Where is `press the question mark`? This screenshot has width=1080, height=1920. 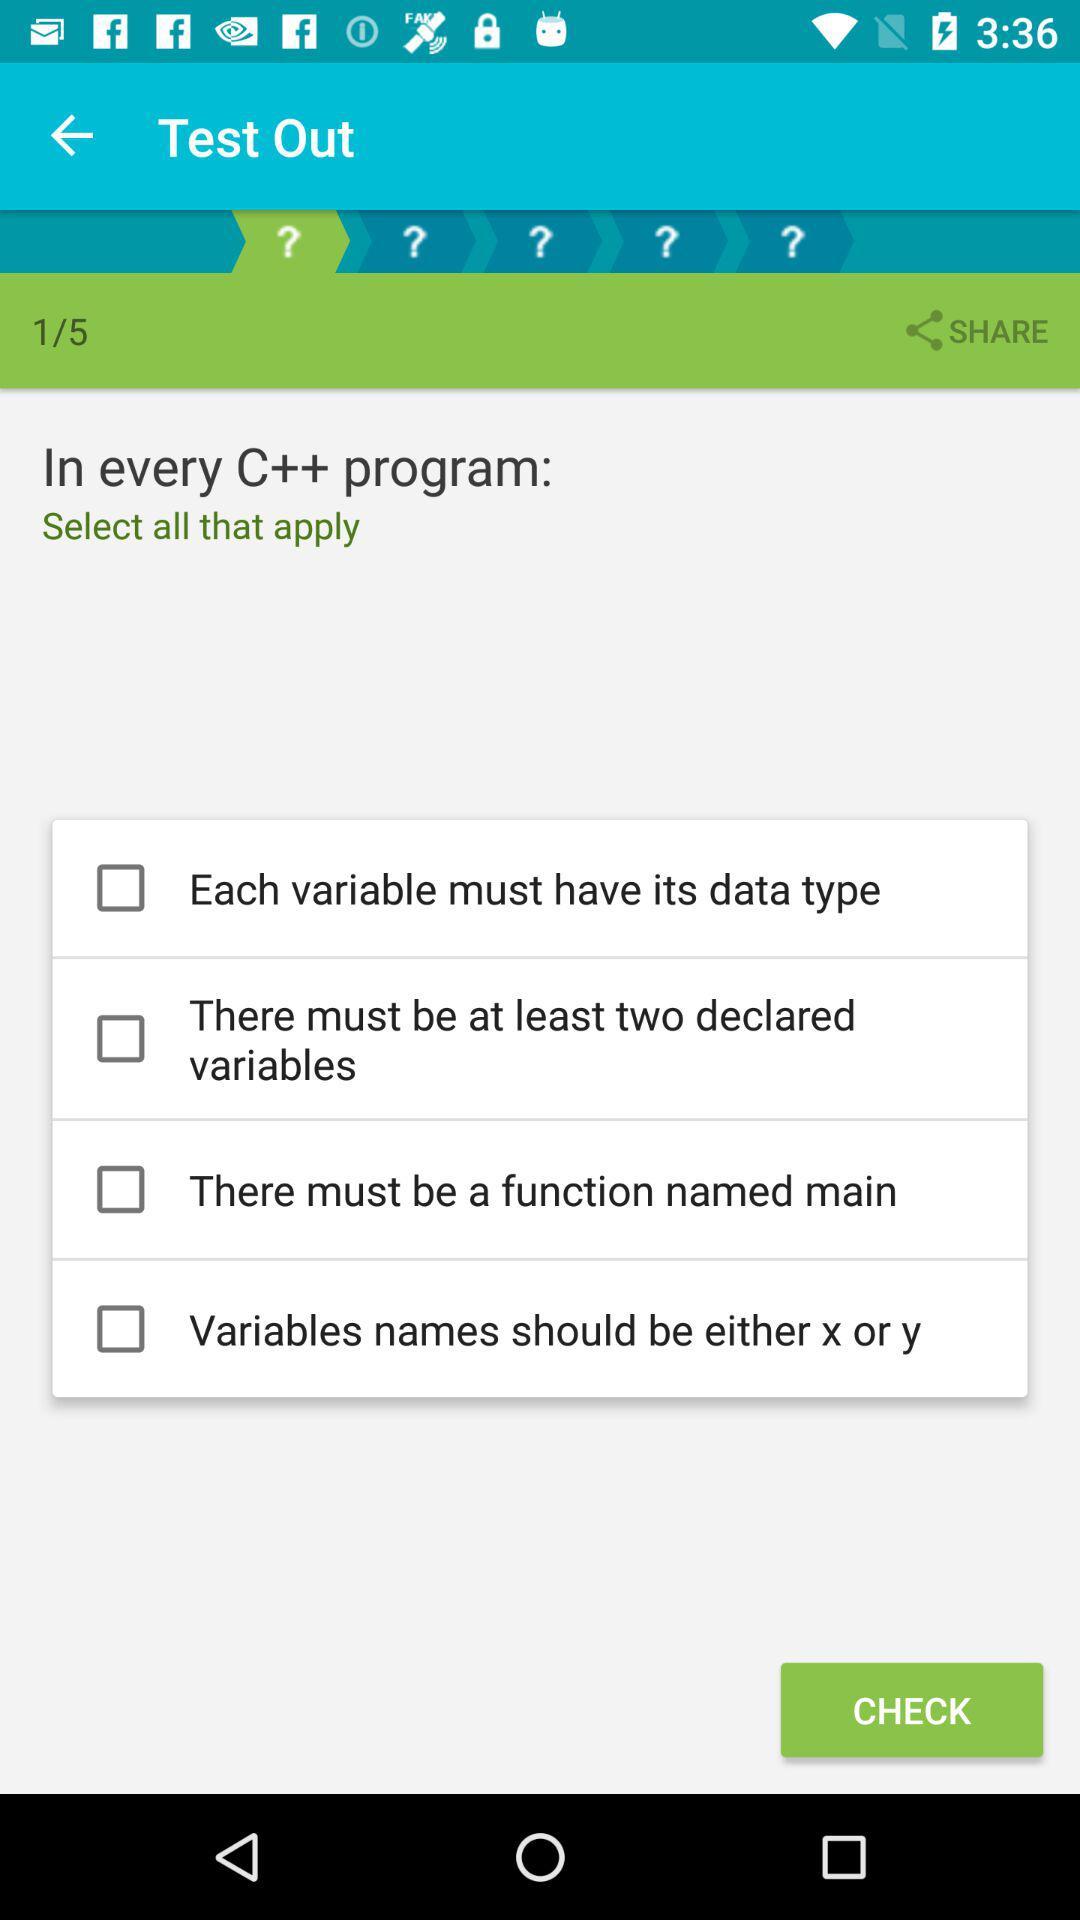 press the question mark is located at coordinates (666, 240).